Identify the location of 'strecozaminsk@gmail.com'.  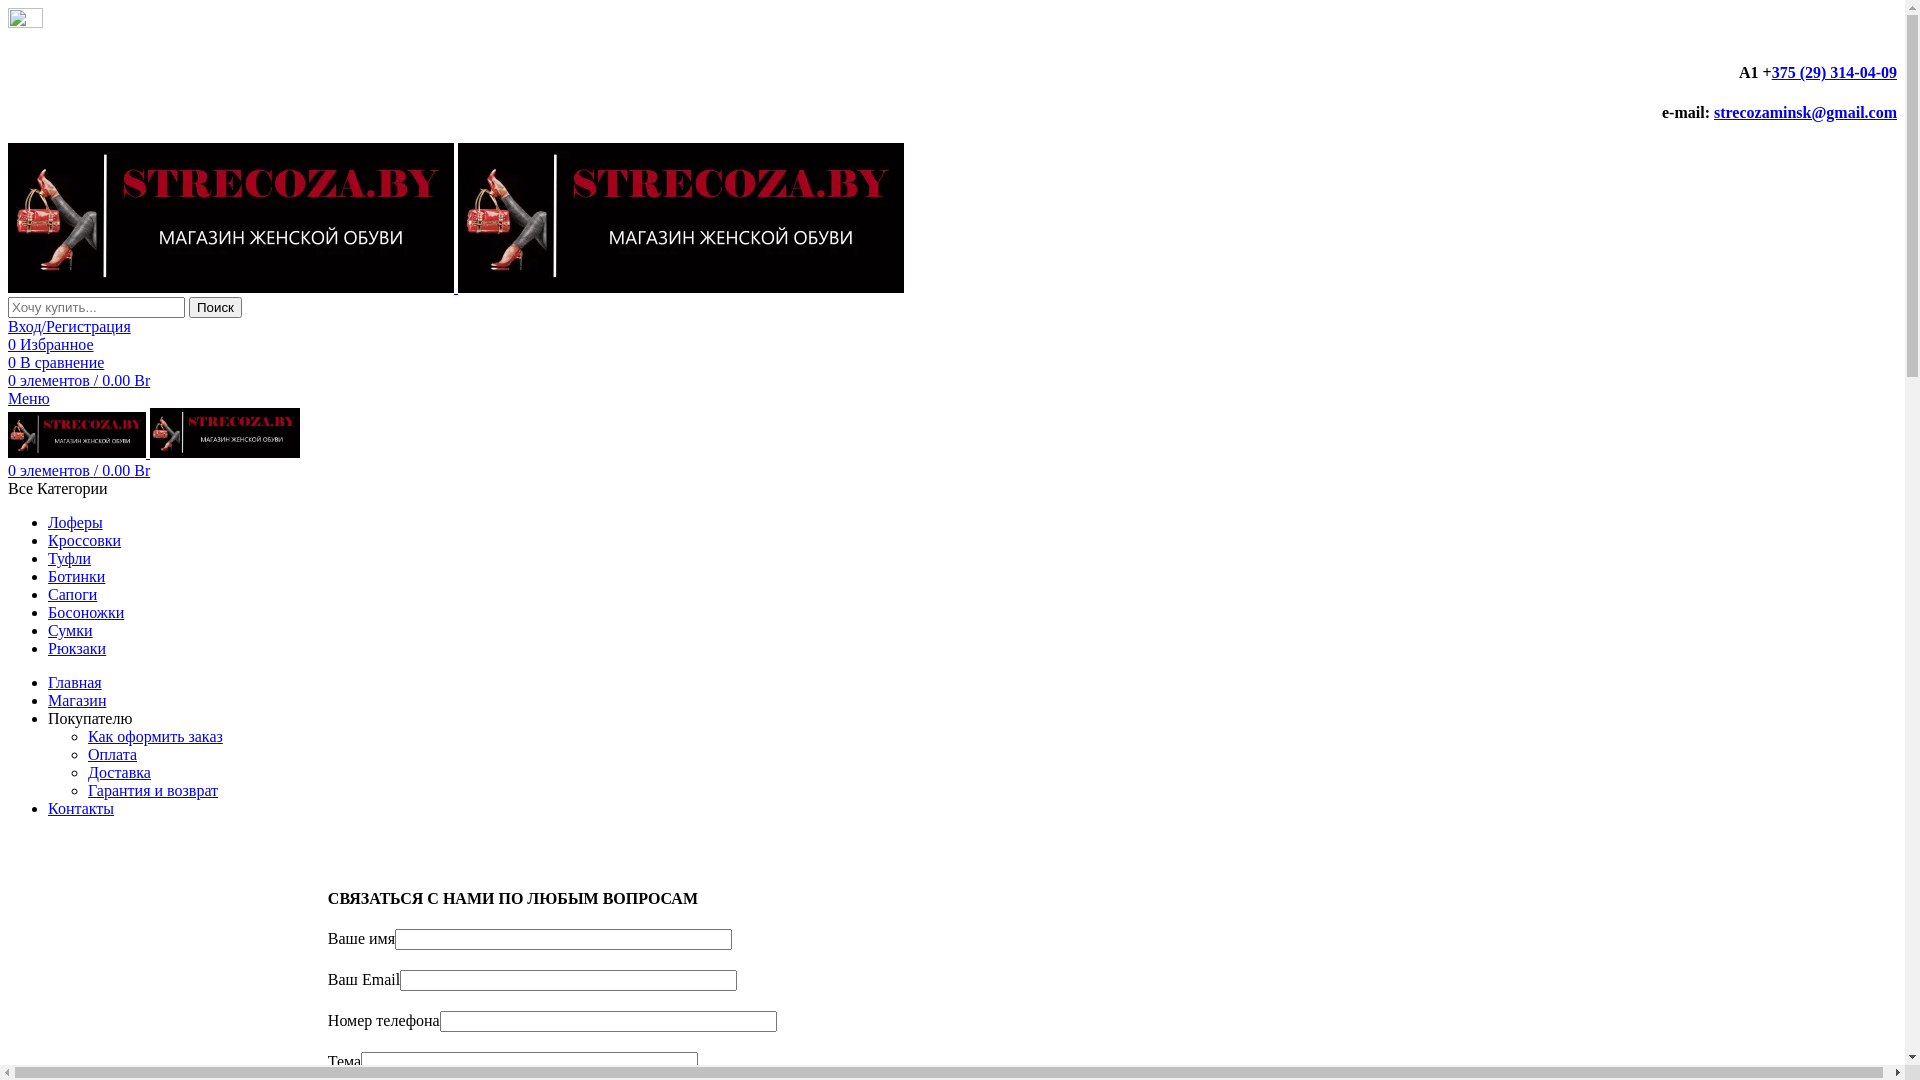
(1712, 112).